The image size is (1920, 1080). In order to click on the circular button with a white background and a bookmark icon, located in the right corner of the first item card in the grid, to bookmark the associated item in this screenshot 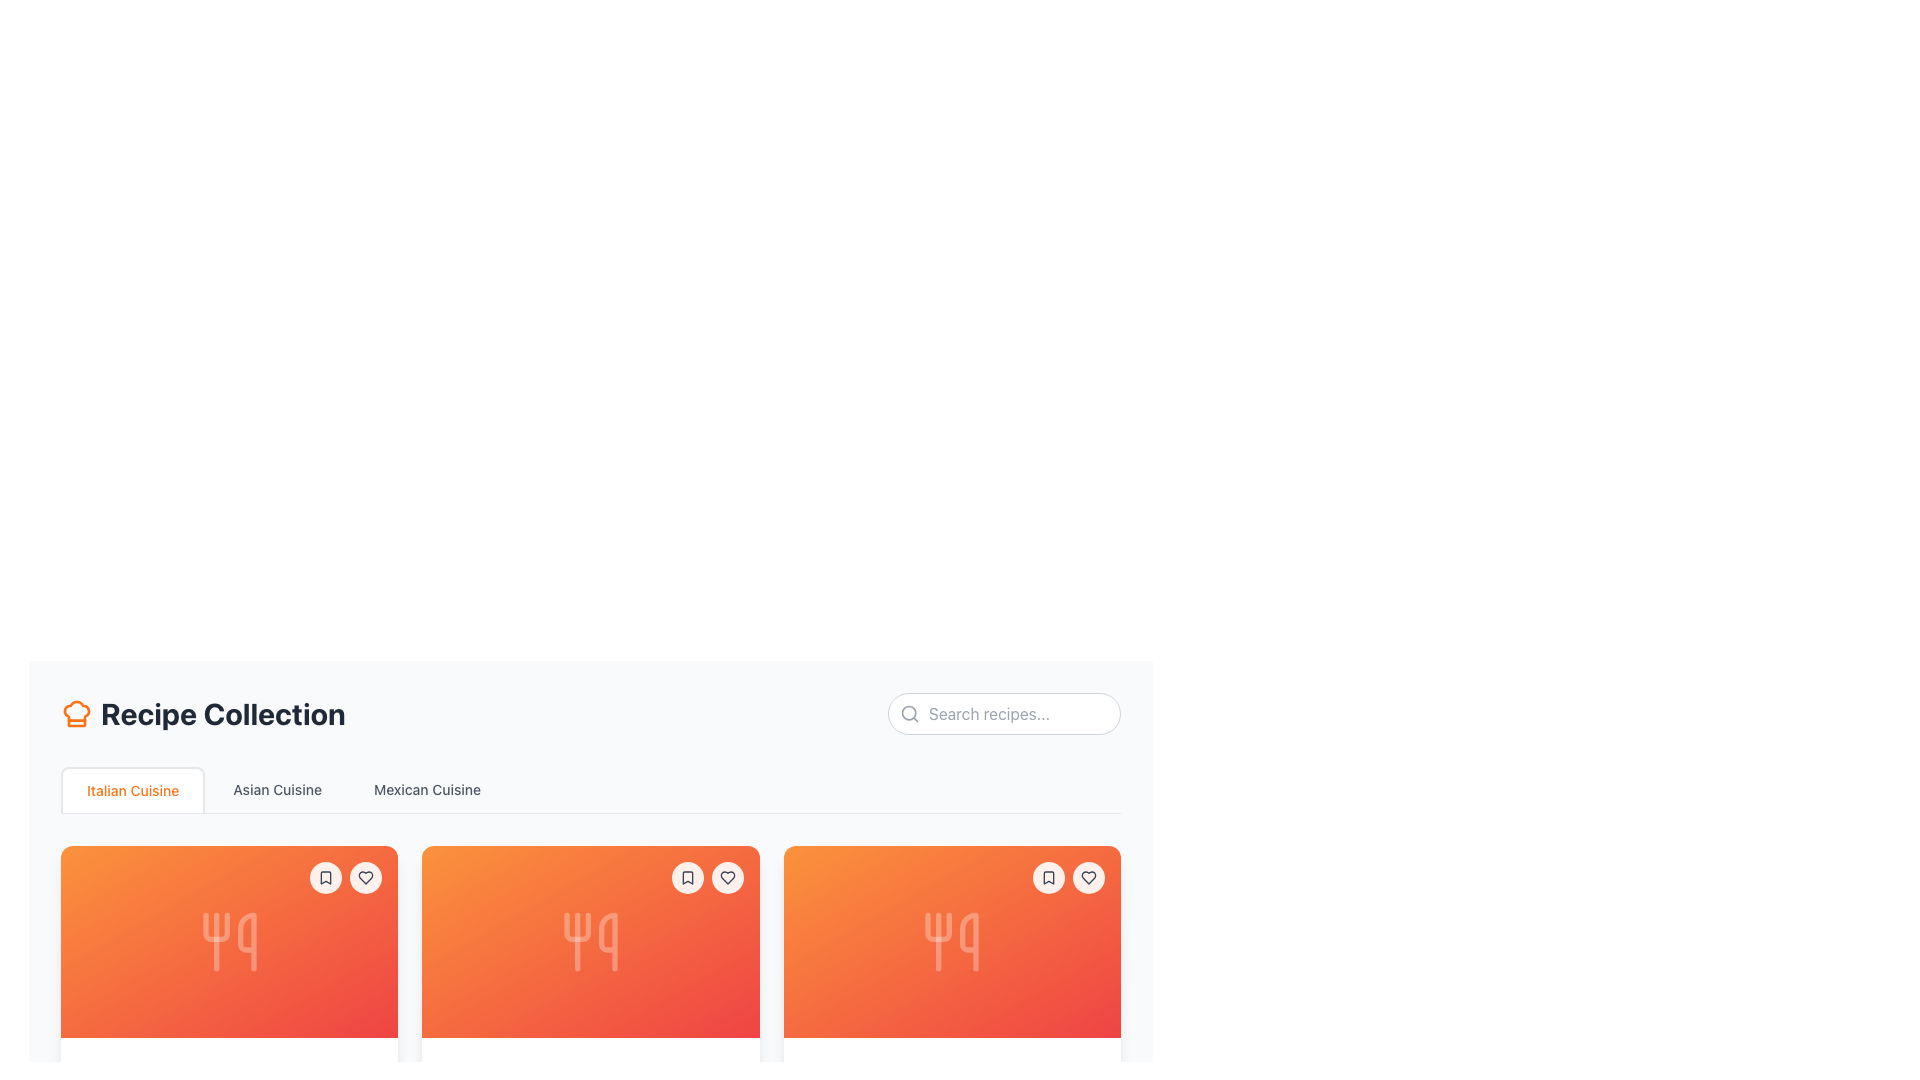, I will do `click(326, 877)`.